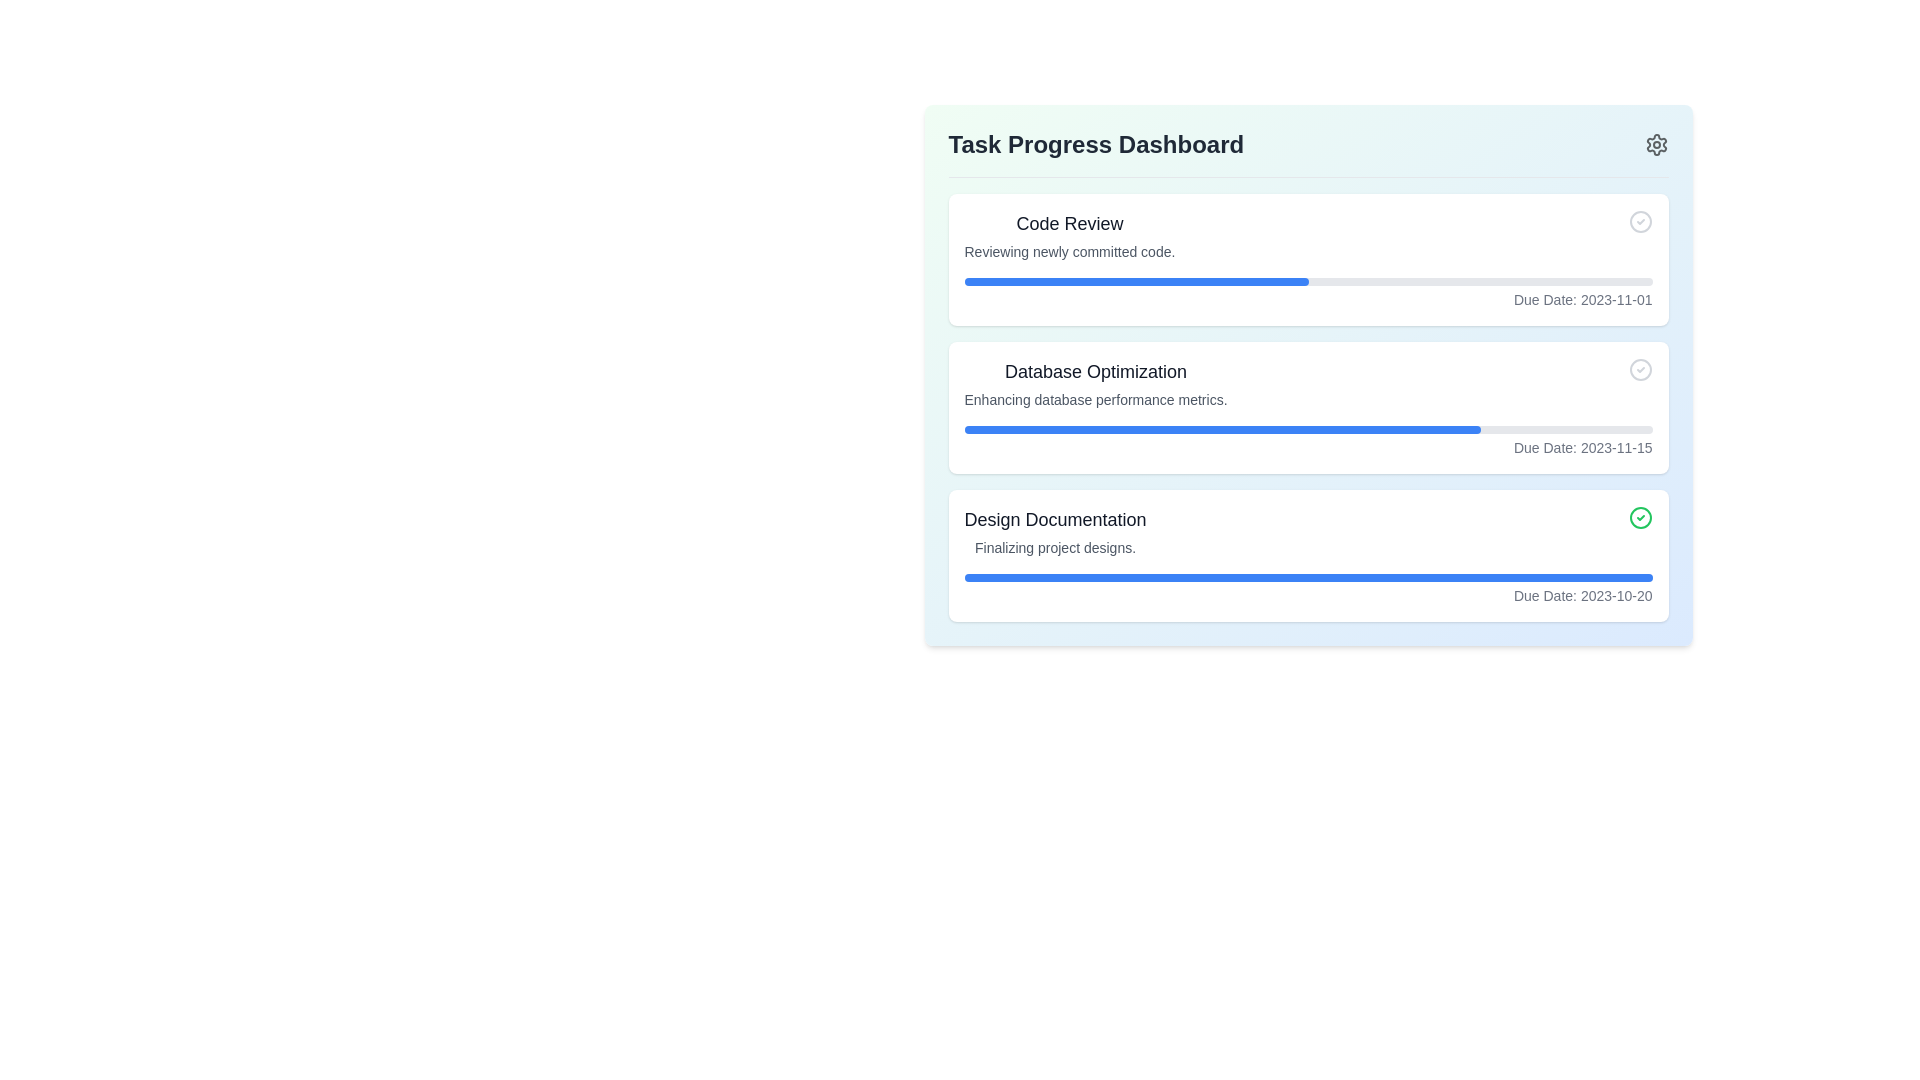  I want to click on the blue horizontal progress bar with rounded ends that represents progress within the 'Code Review' task block, so click(1136, 281).